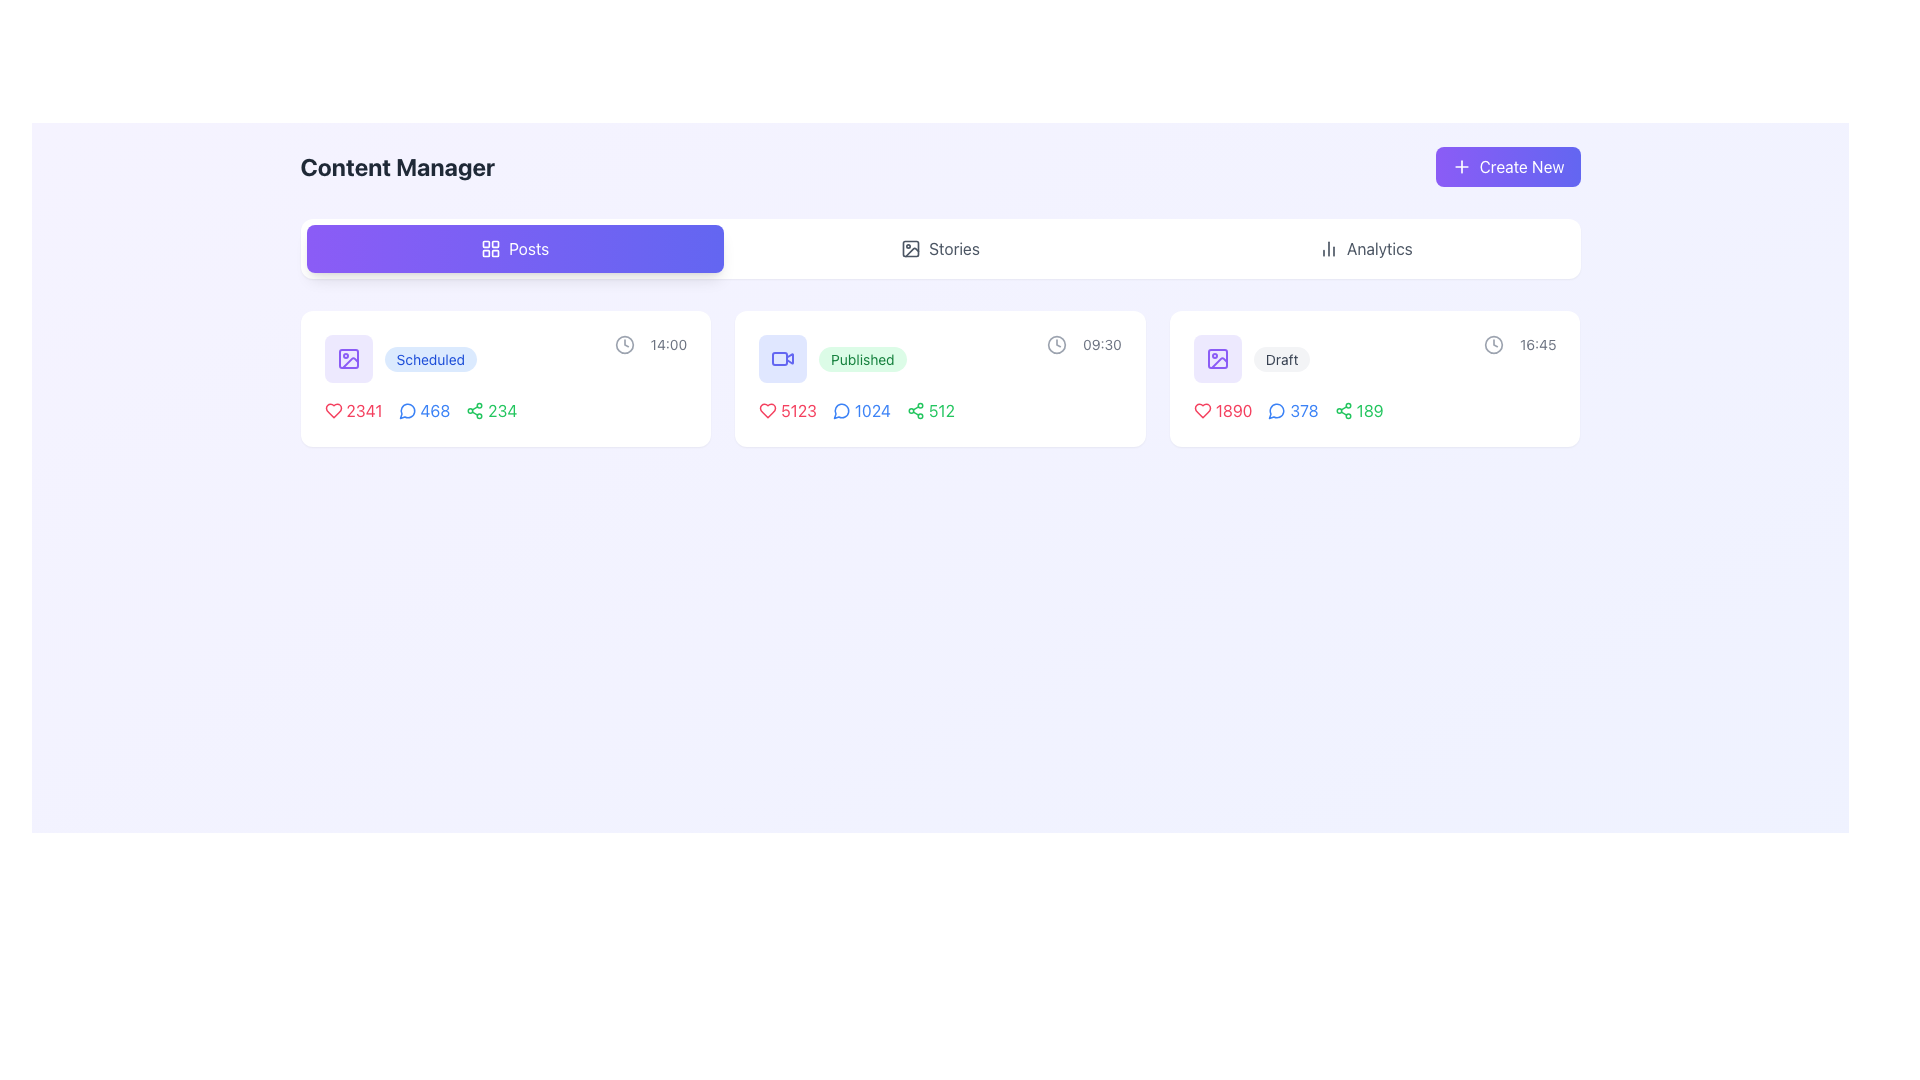 This screenshot has height=1080, width=1920. What do you see at coordinates (786, 410) in the screenshot?
I see `displayed number '5123' from the red heart icon counter, which is the first item in the group of social interaction metrics located below the 'Published' label` at bounding box center [786, 410].